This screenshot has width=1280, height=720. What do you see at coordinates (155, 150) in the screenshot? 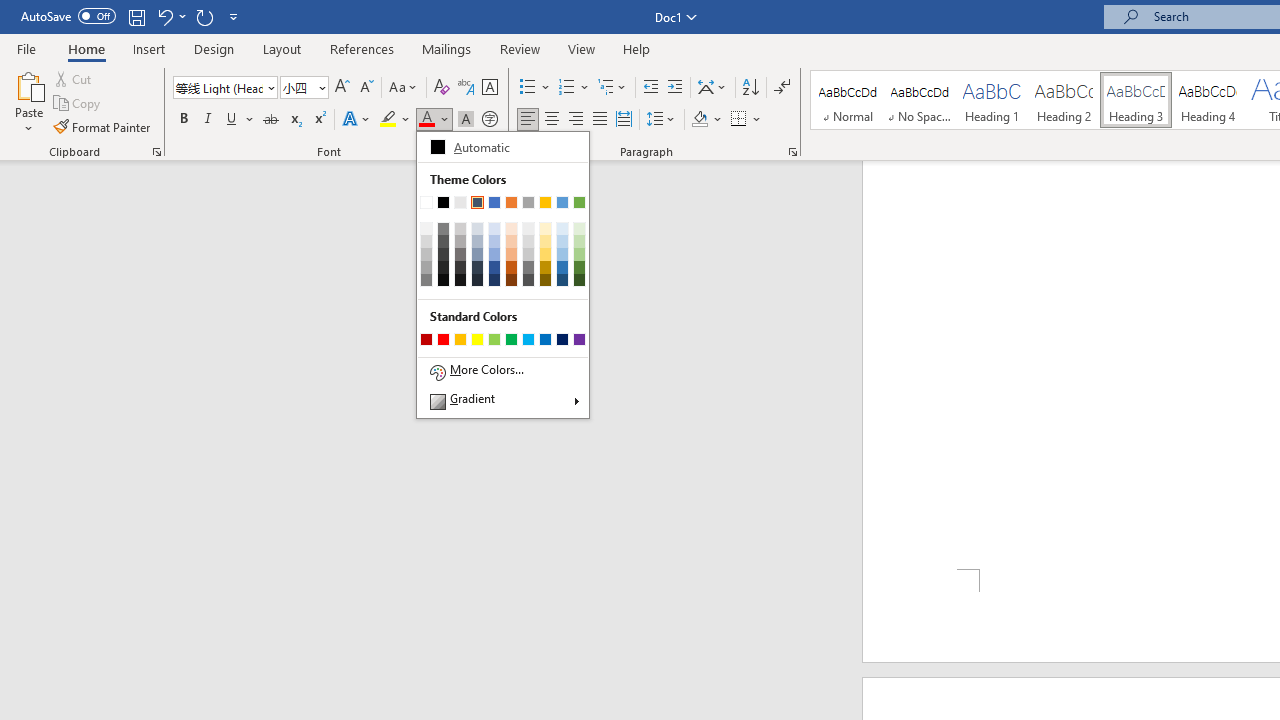
I see `'Office Clipboard...'` at bounding box center [155, 150].